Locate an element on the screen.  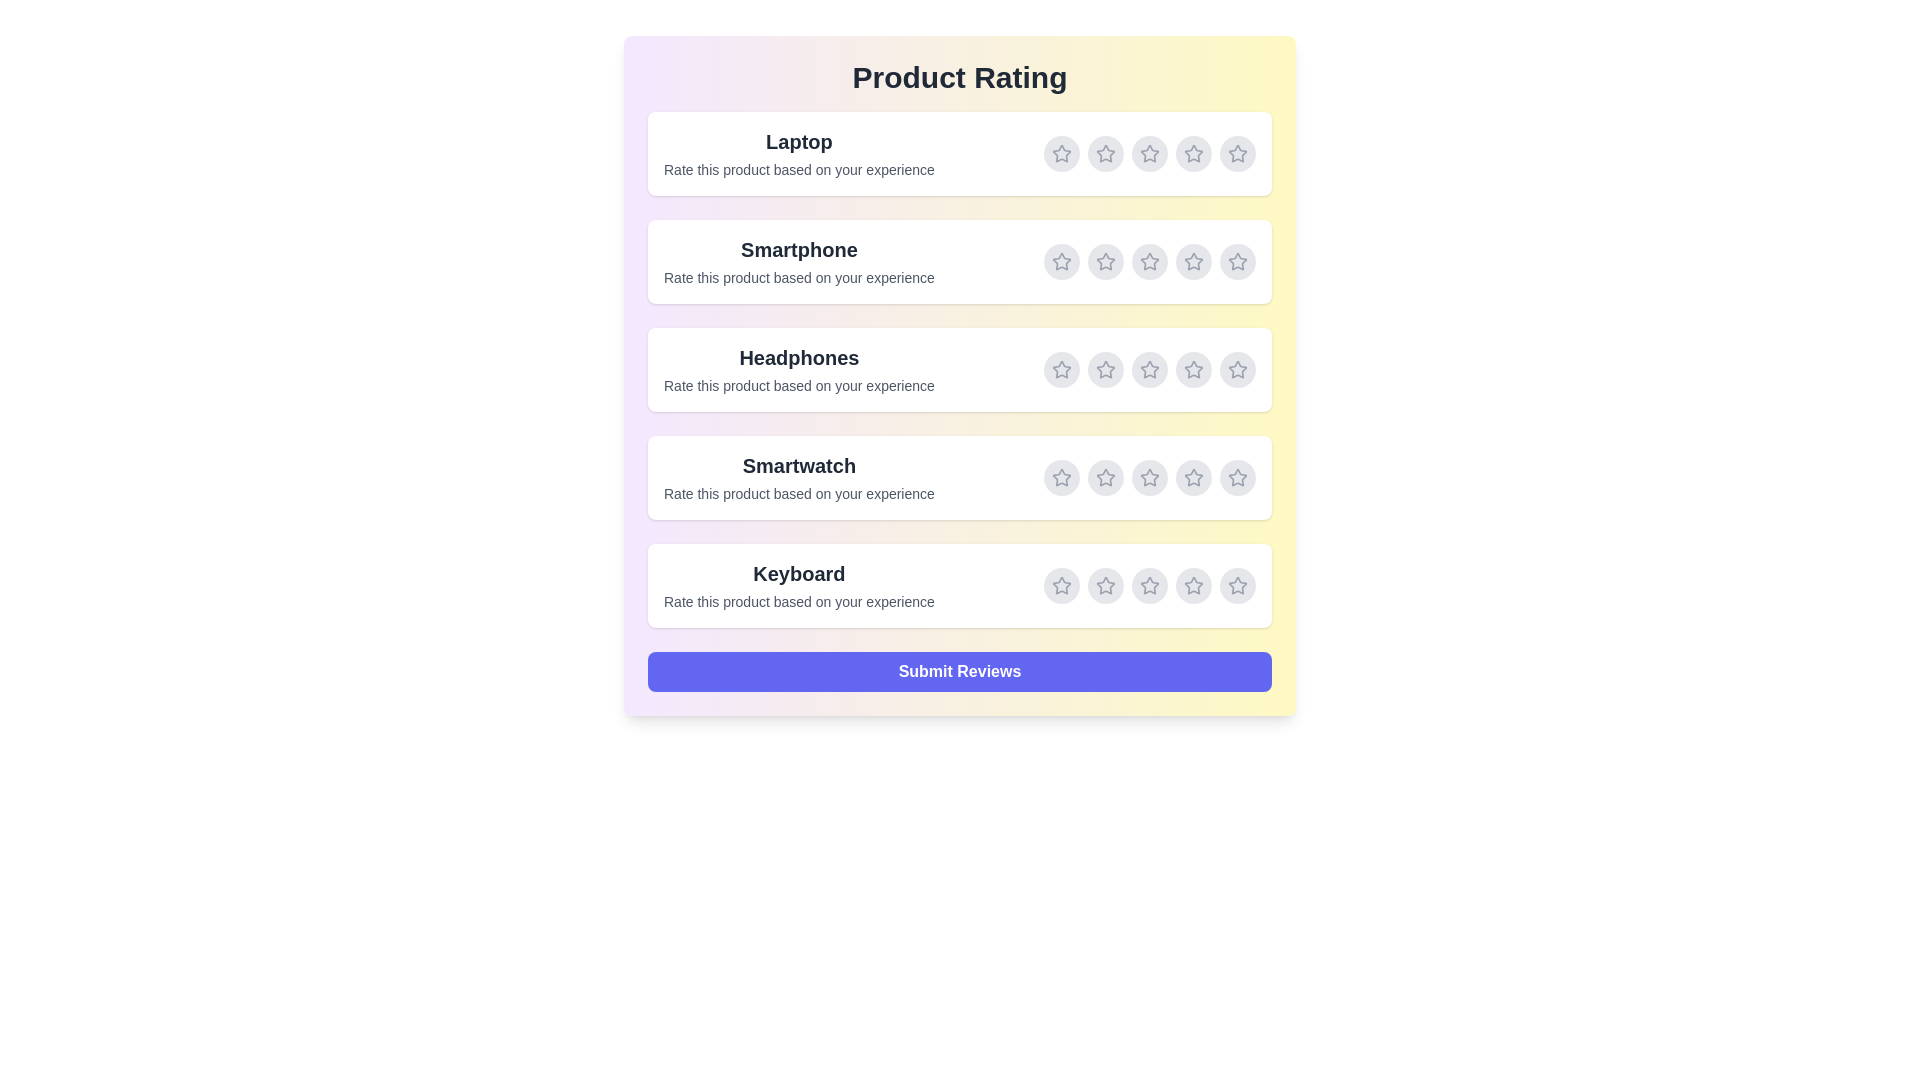
'Submit Reviews' button is located at coordinates (960, 671).